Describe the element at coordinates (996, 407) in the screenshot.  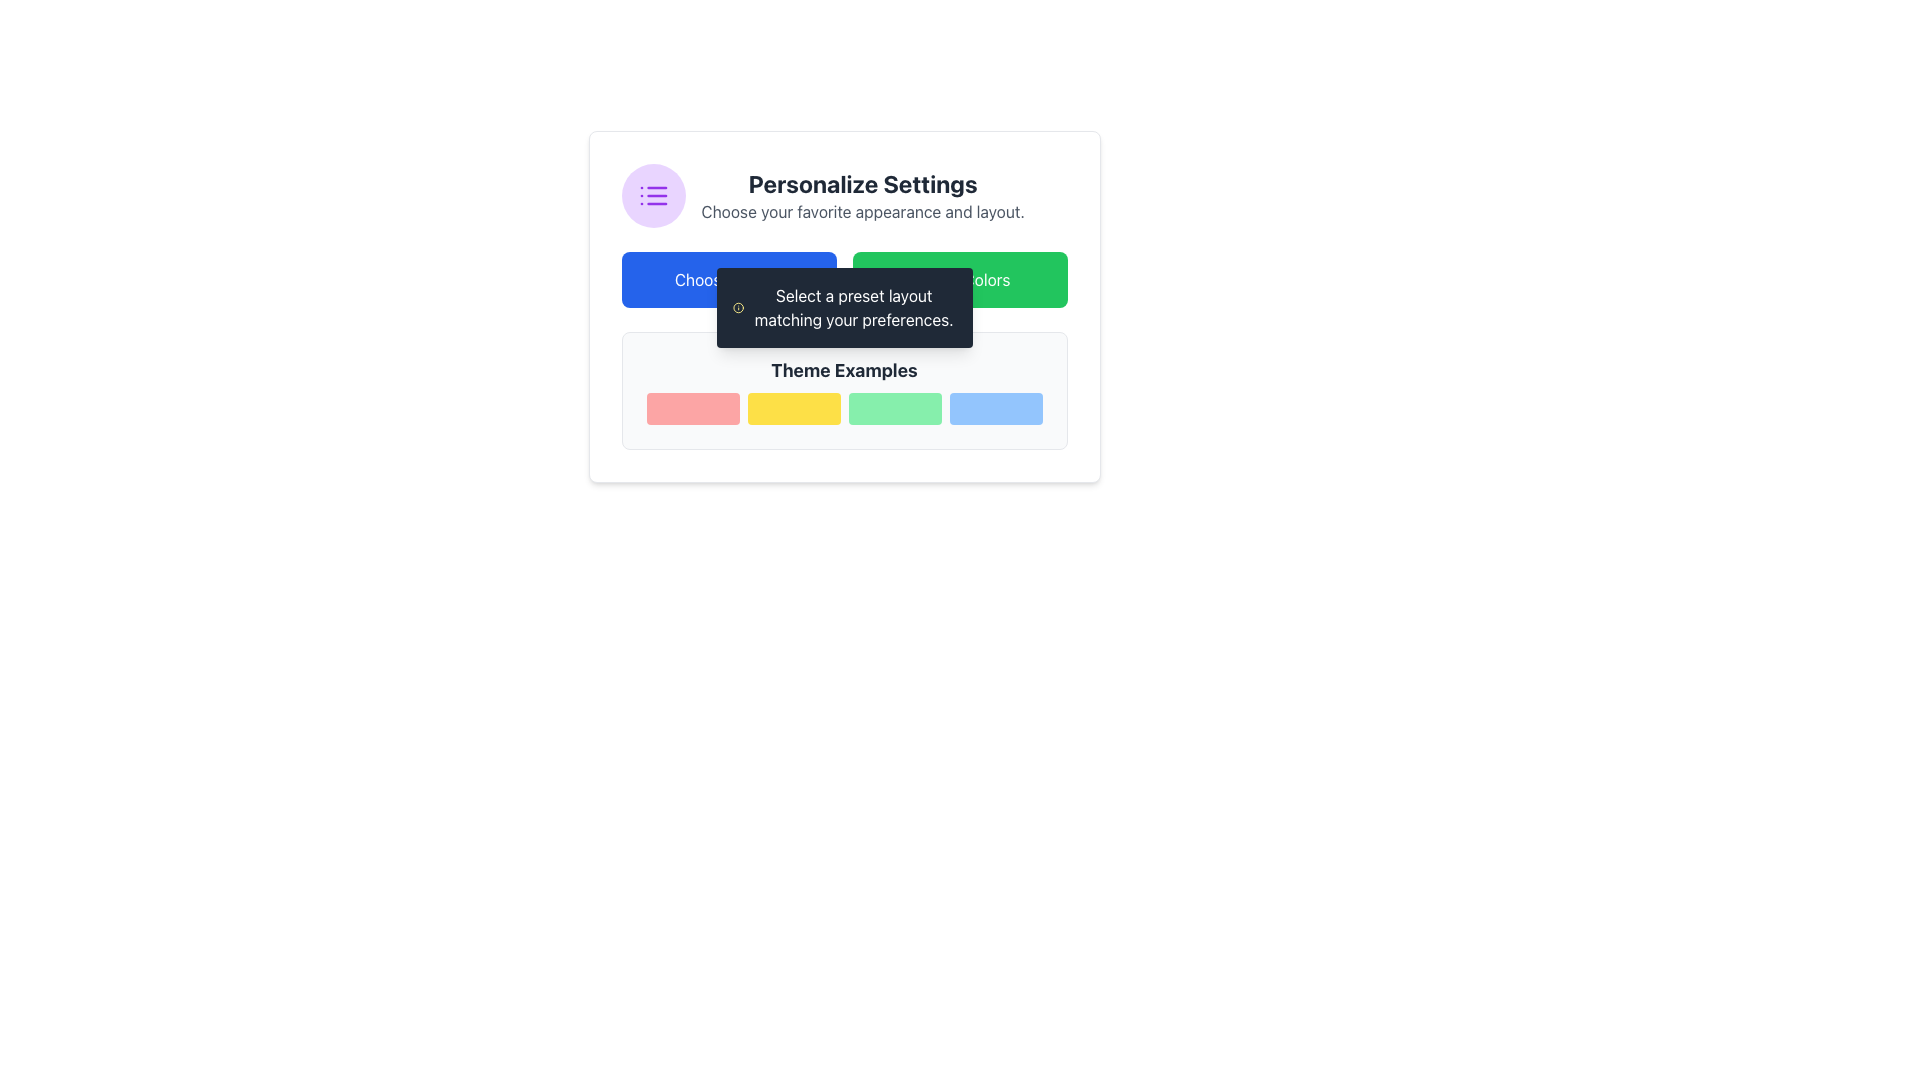
I see `the blue button element` at that location.